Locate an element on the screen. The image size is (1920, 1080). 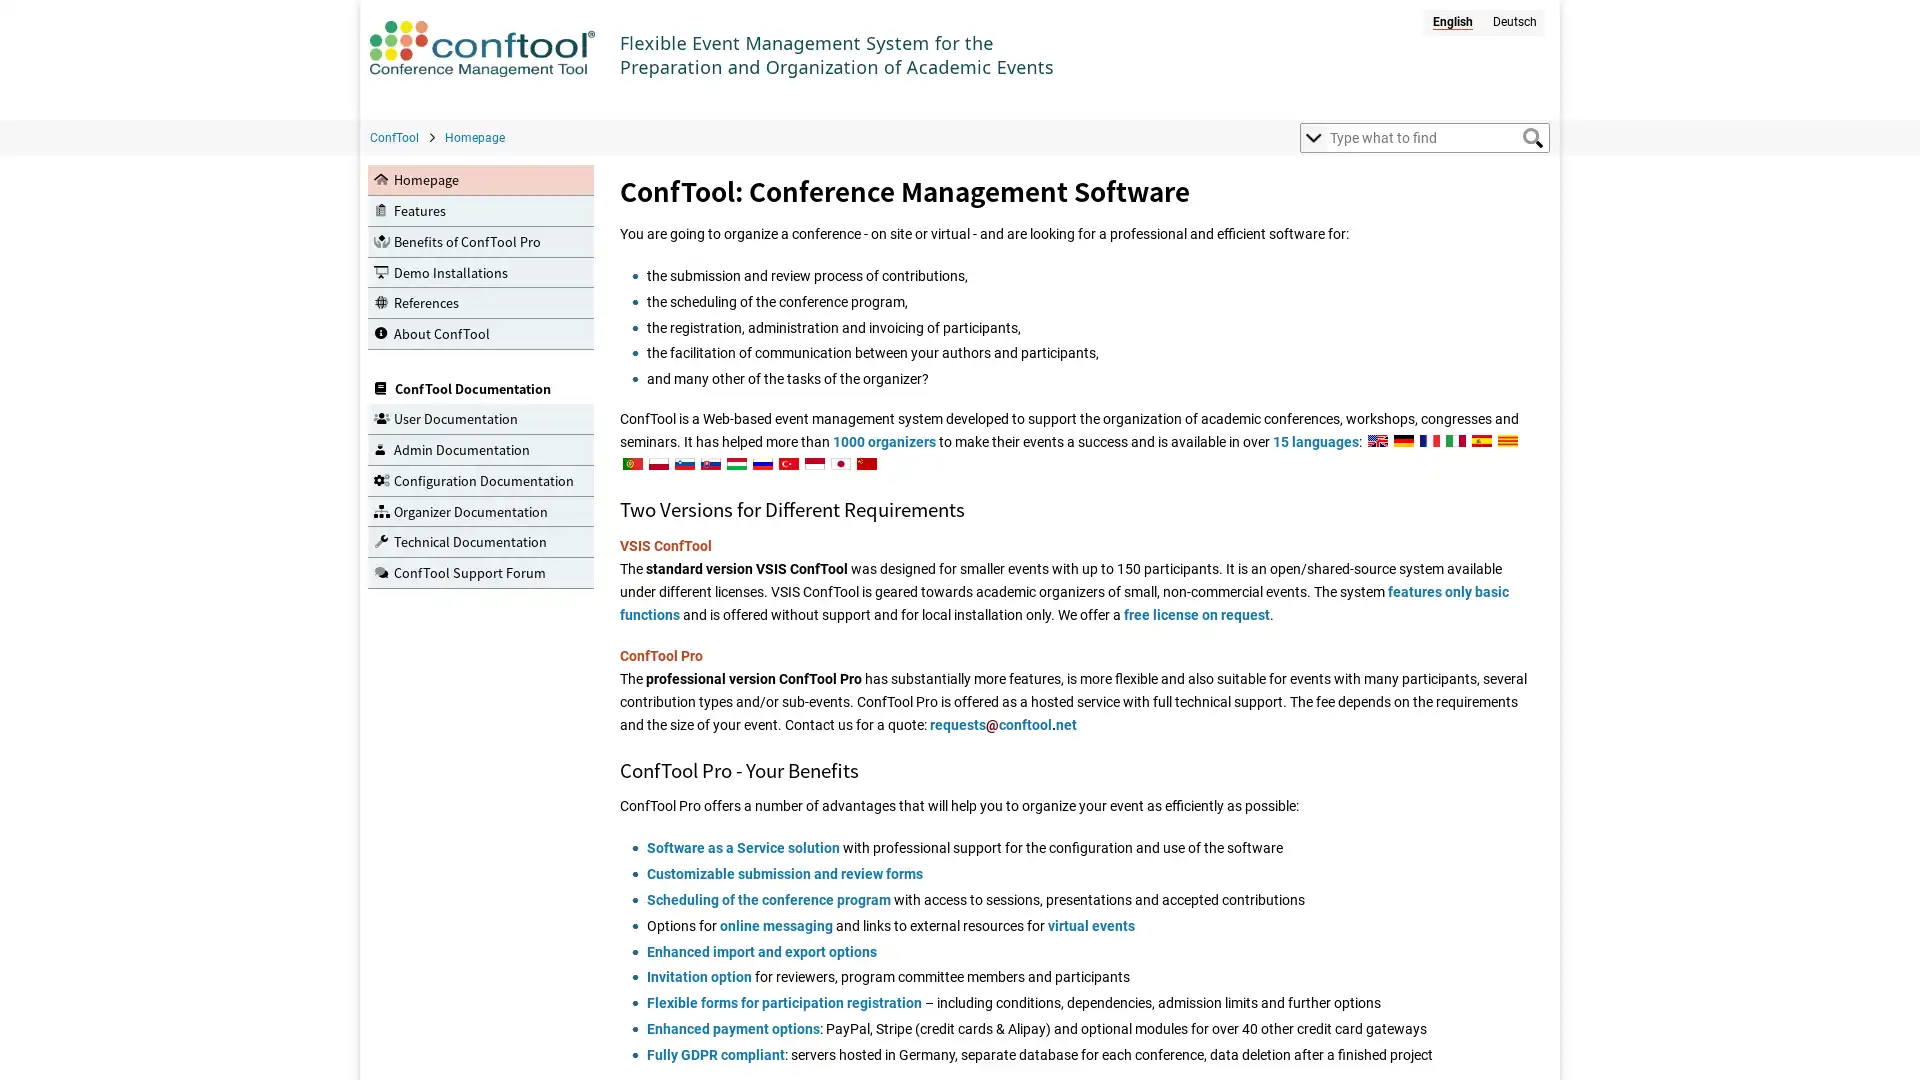
Search is located at coordinates (1531, 137).